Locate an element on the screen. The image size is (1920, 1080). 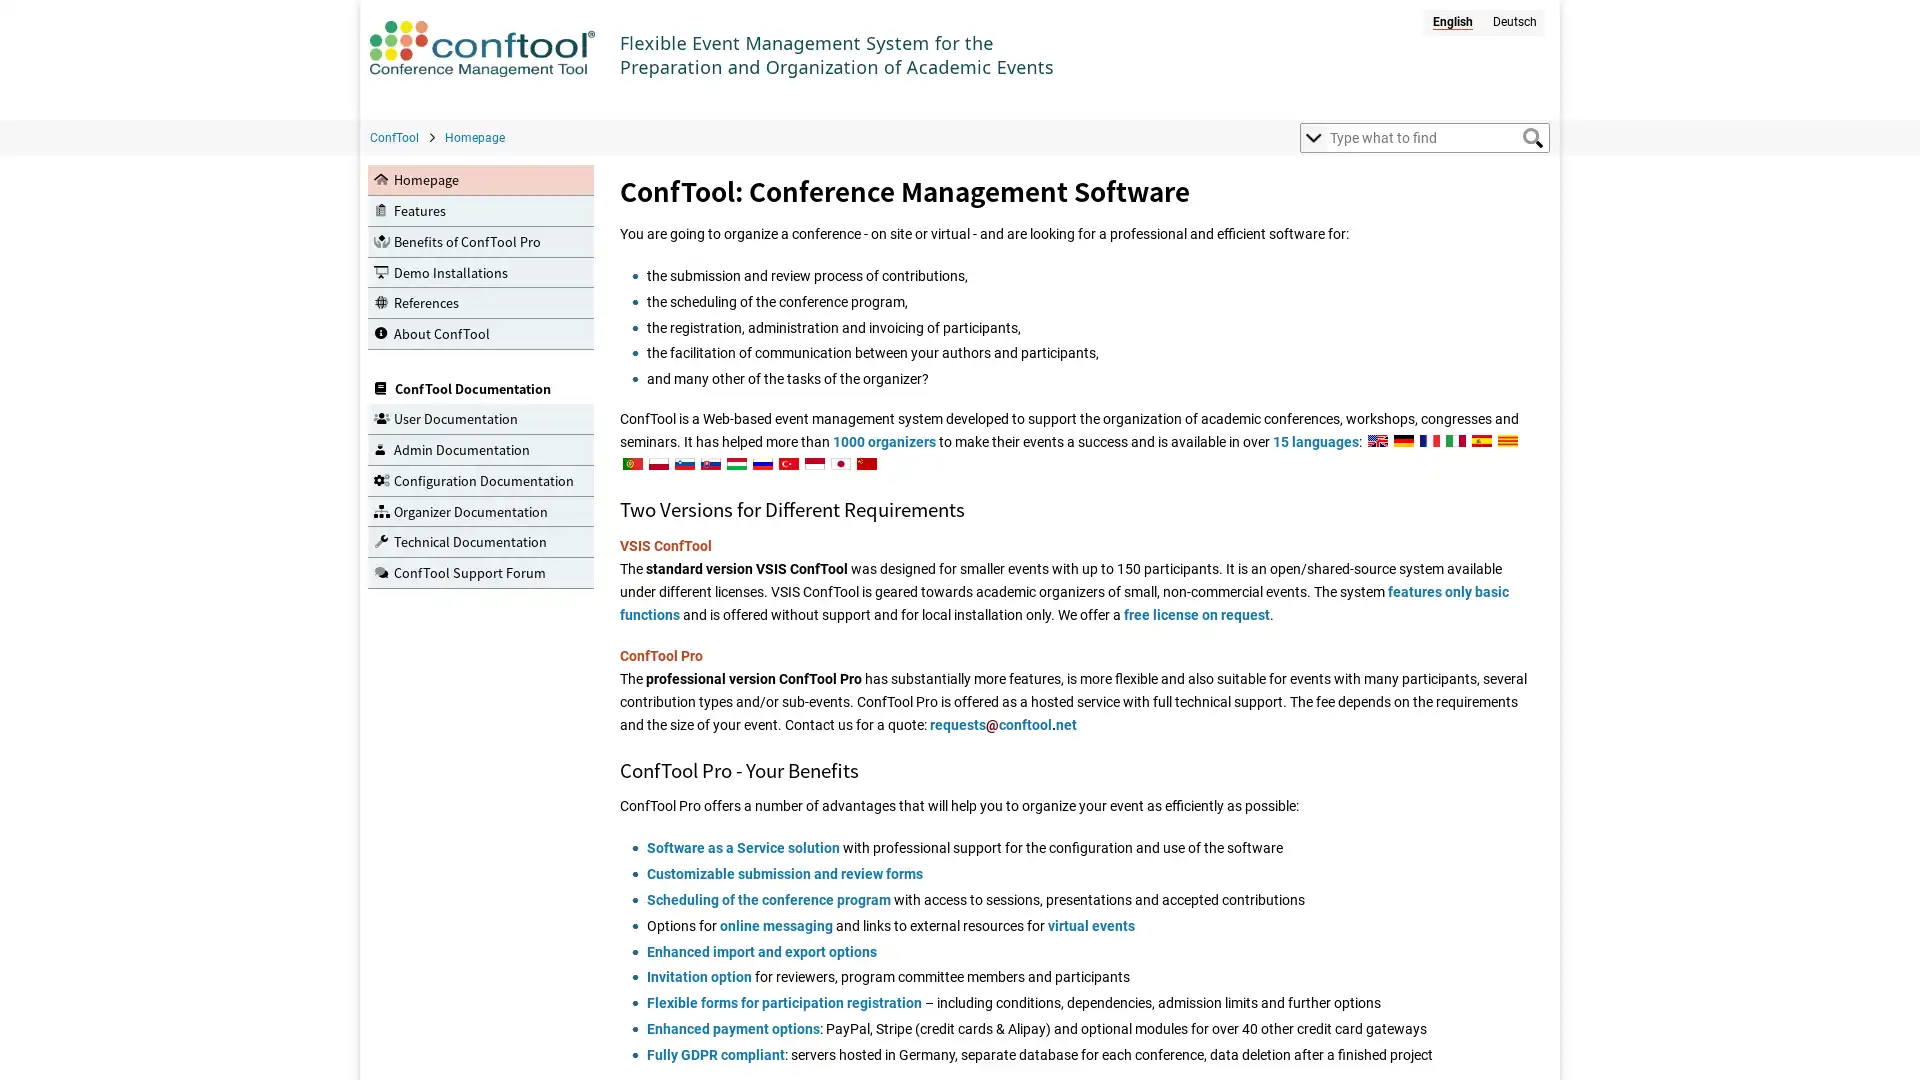
Search is located at coordinates (1531, 137).